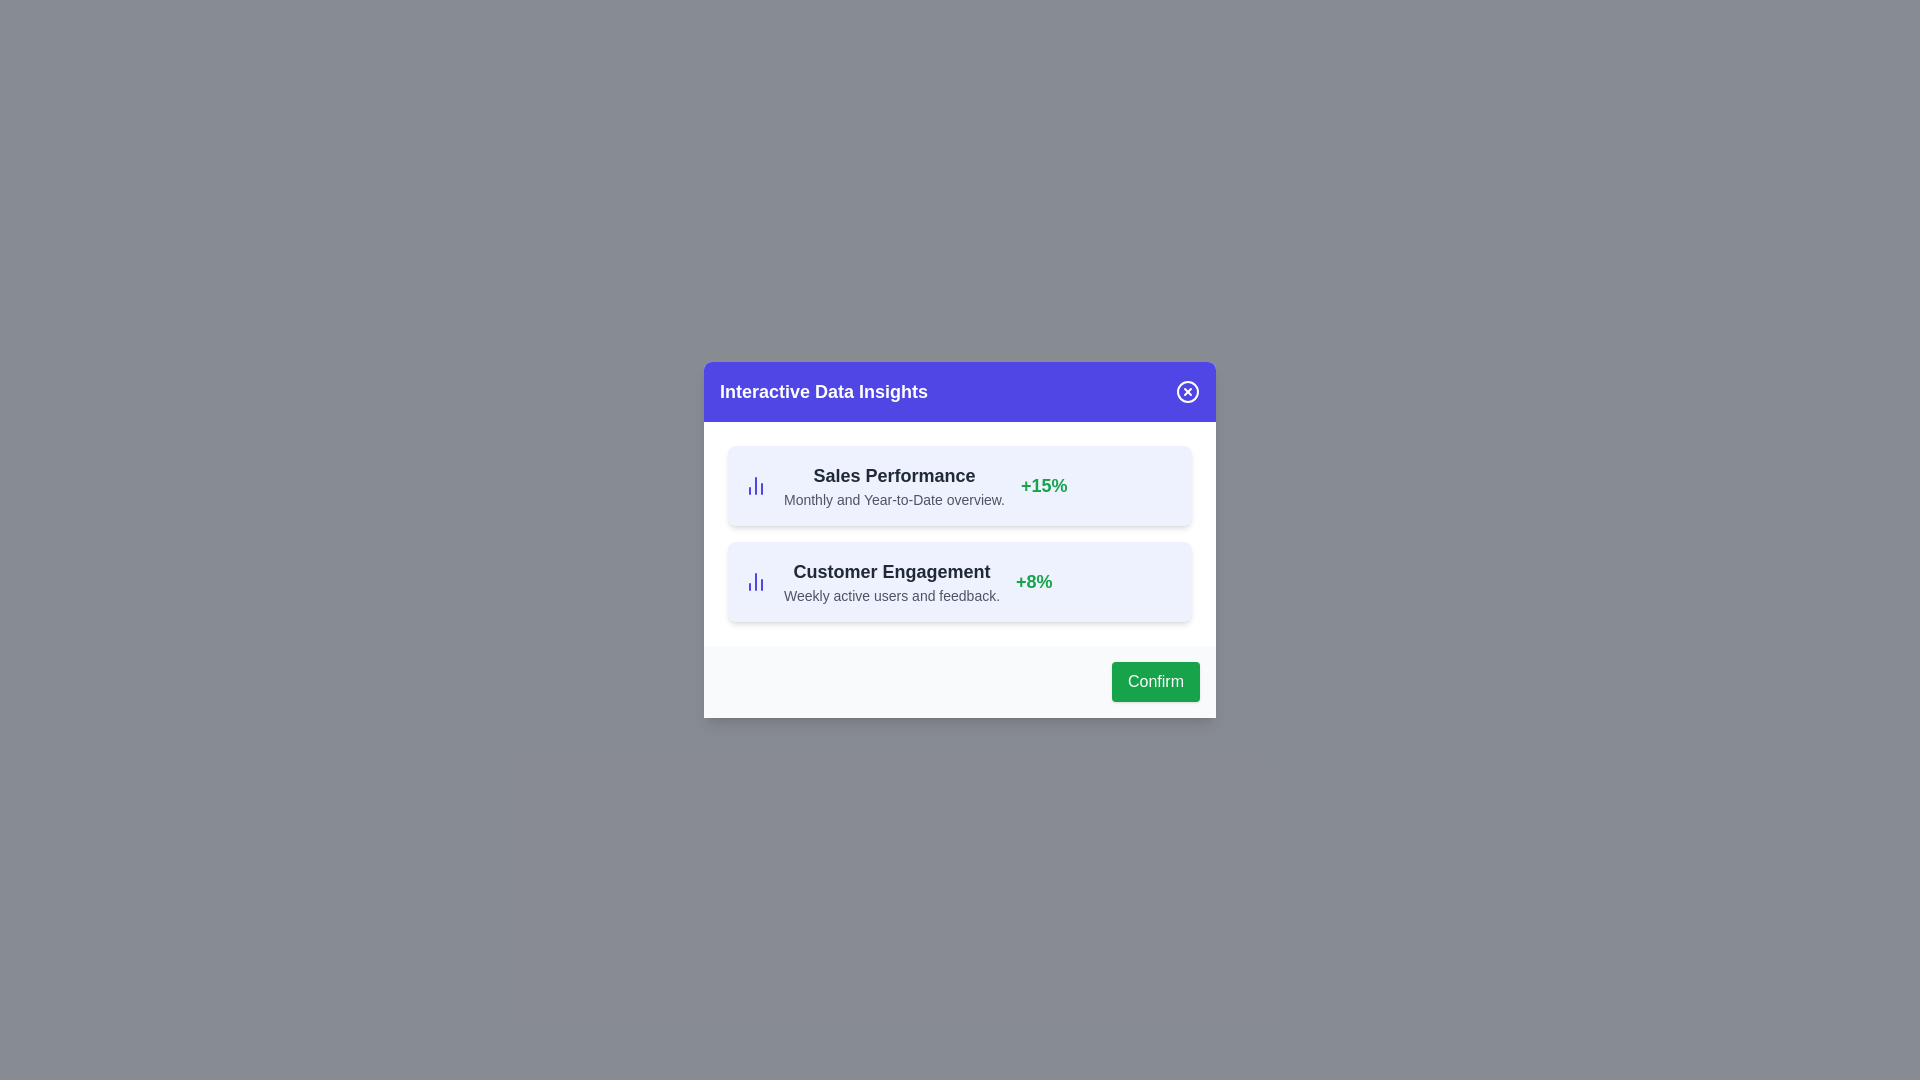 The height and width of the screenshot is (1080, 1920). Describe the element at coordinates (1156, 681) in the screenshot. I see `the confirm button to acknowledge the insights` at that location.